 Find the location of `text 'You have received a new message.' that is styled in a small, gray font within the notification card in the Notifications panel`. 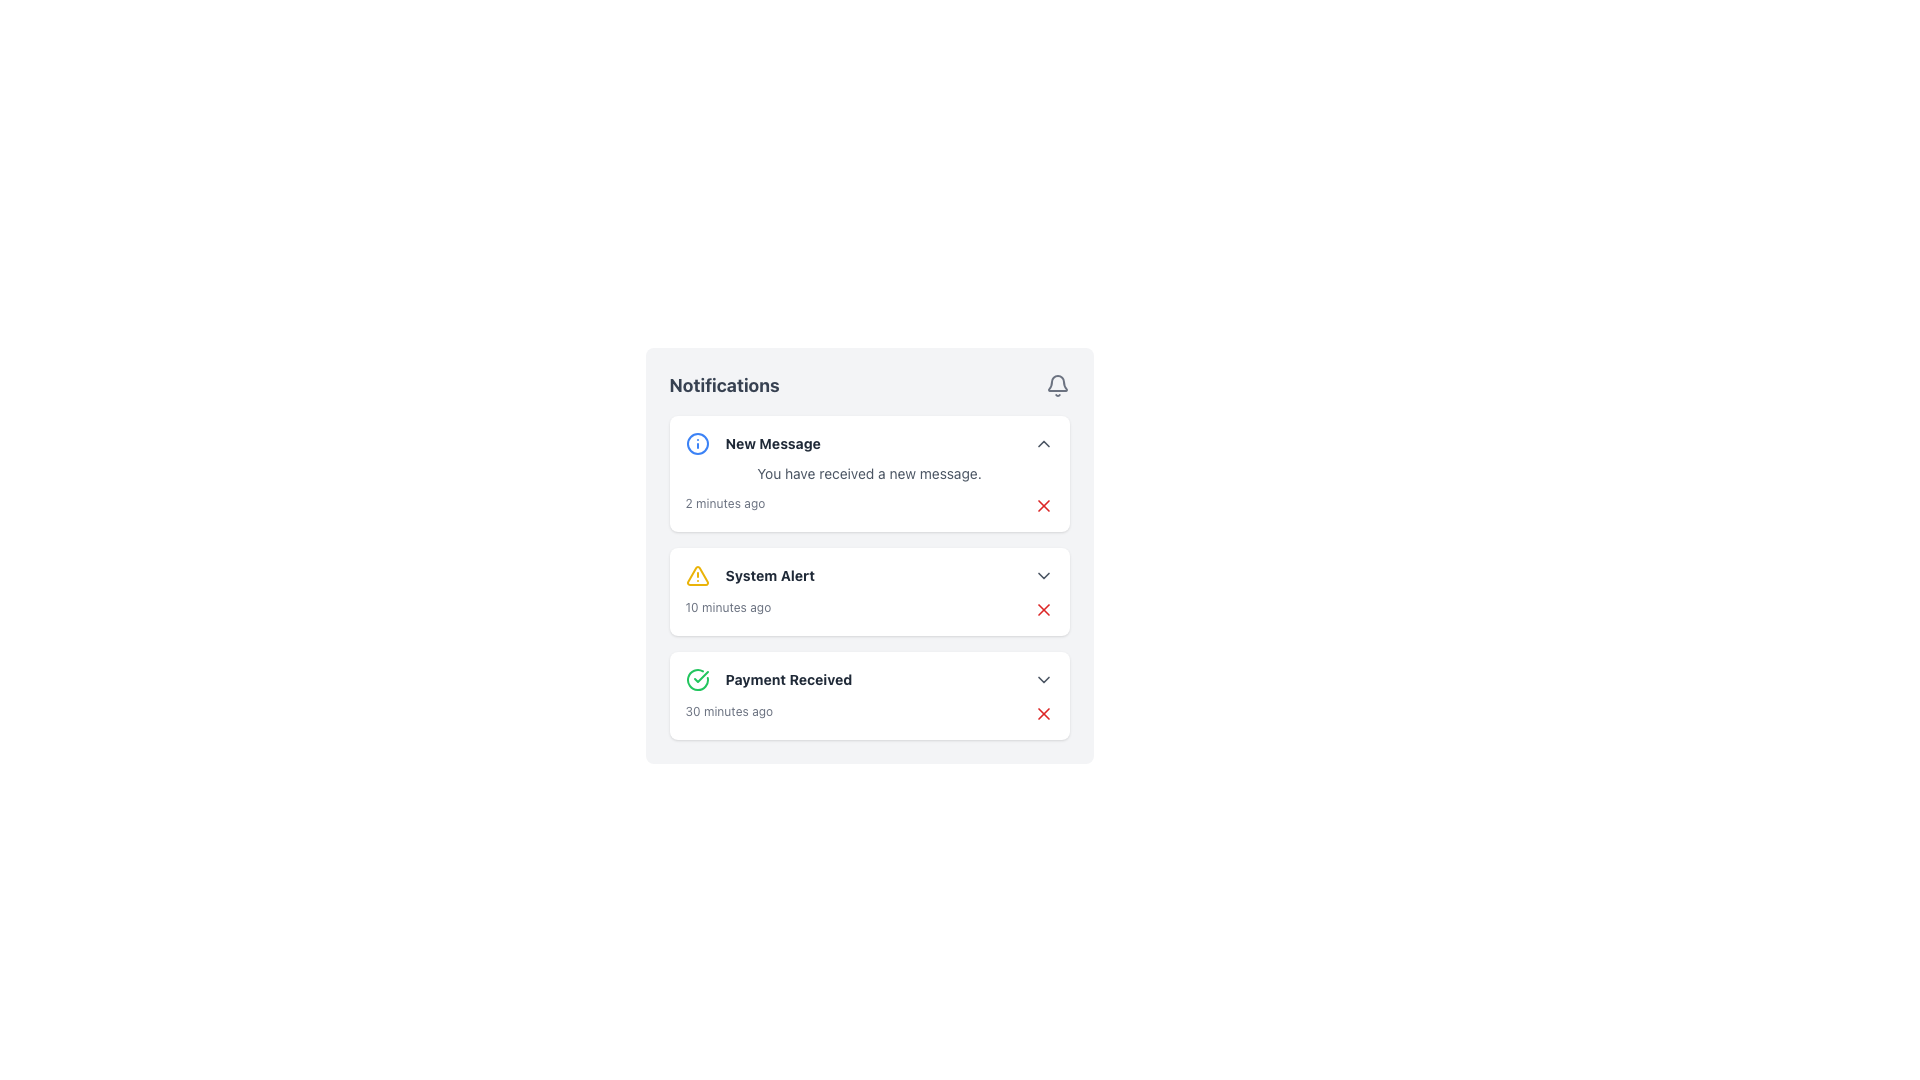

text 'You have received a new message.' that is styled in a small, gray font within the notification card in the Notifications panel is located at coordinates (869, 474).